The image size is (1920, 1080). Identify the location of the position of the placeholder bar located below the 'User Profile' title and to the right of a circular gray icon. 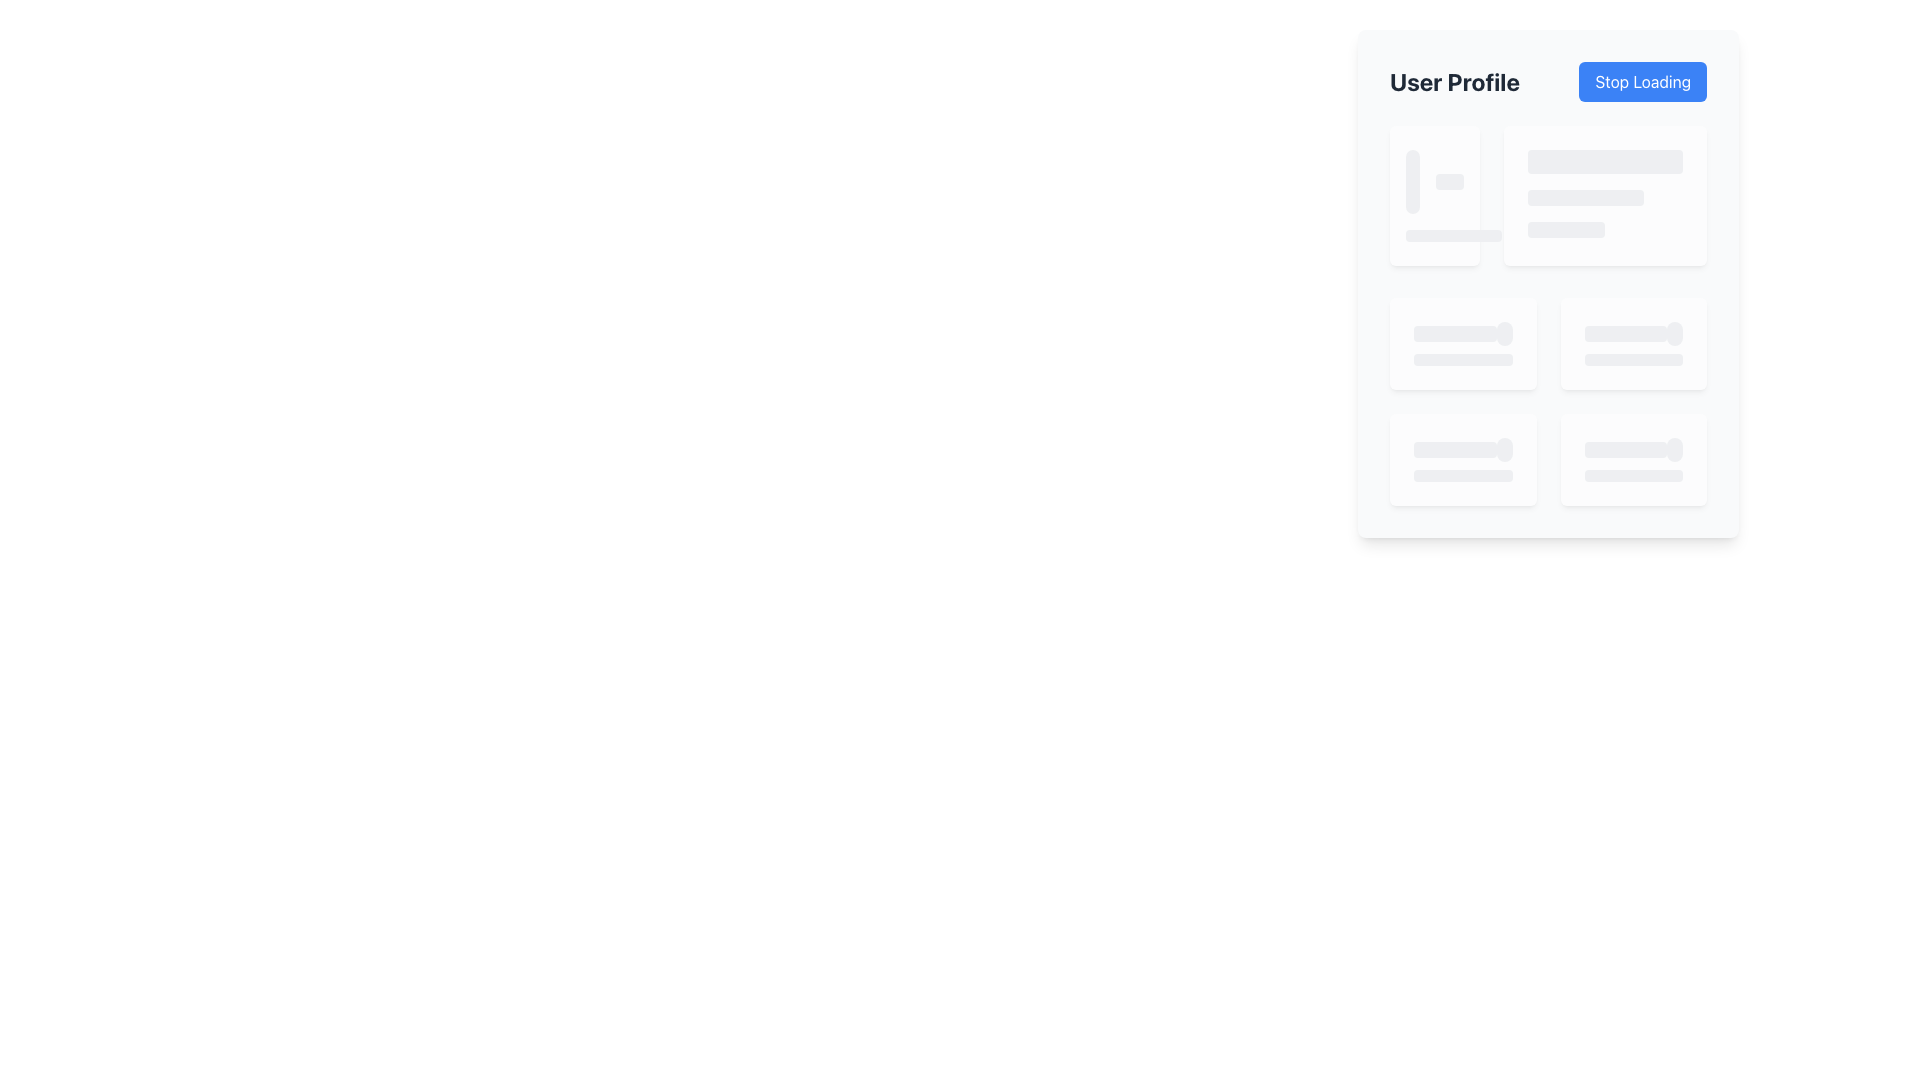
(1449, 181).